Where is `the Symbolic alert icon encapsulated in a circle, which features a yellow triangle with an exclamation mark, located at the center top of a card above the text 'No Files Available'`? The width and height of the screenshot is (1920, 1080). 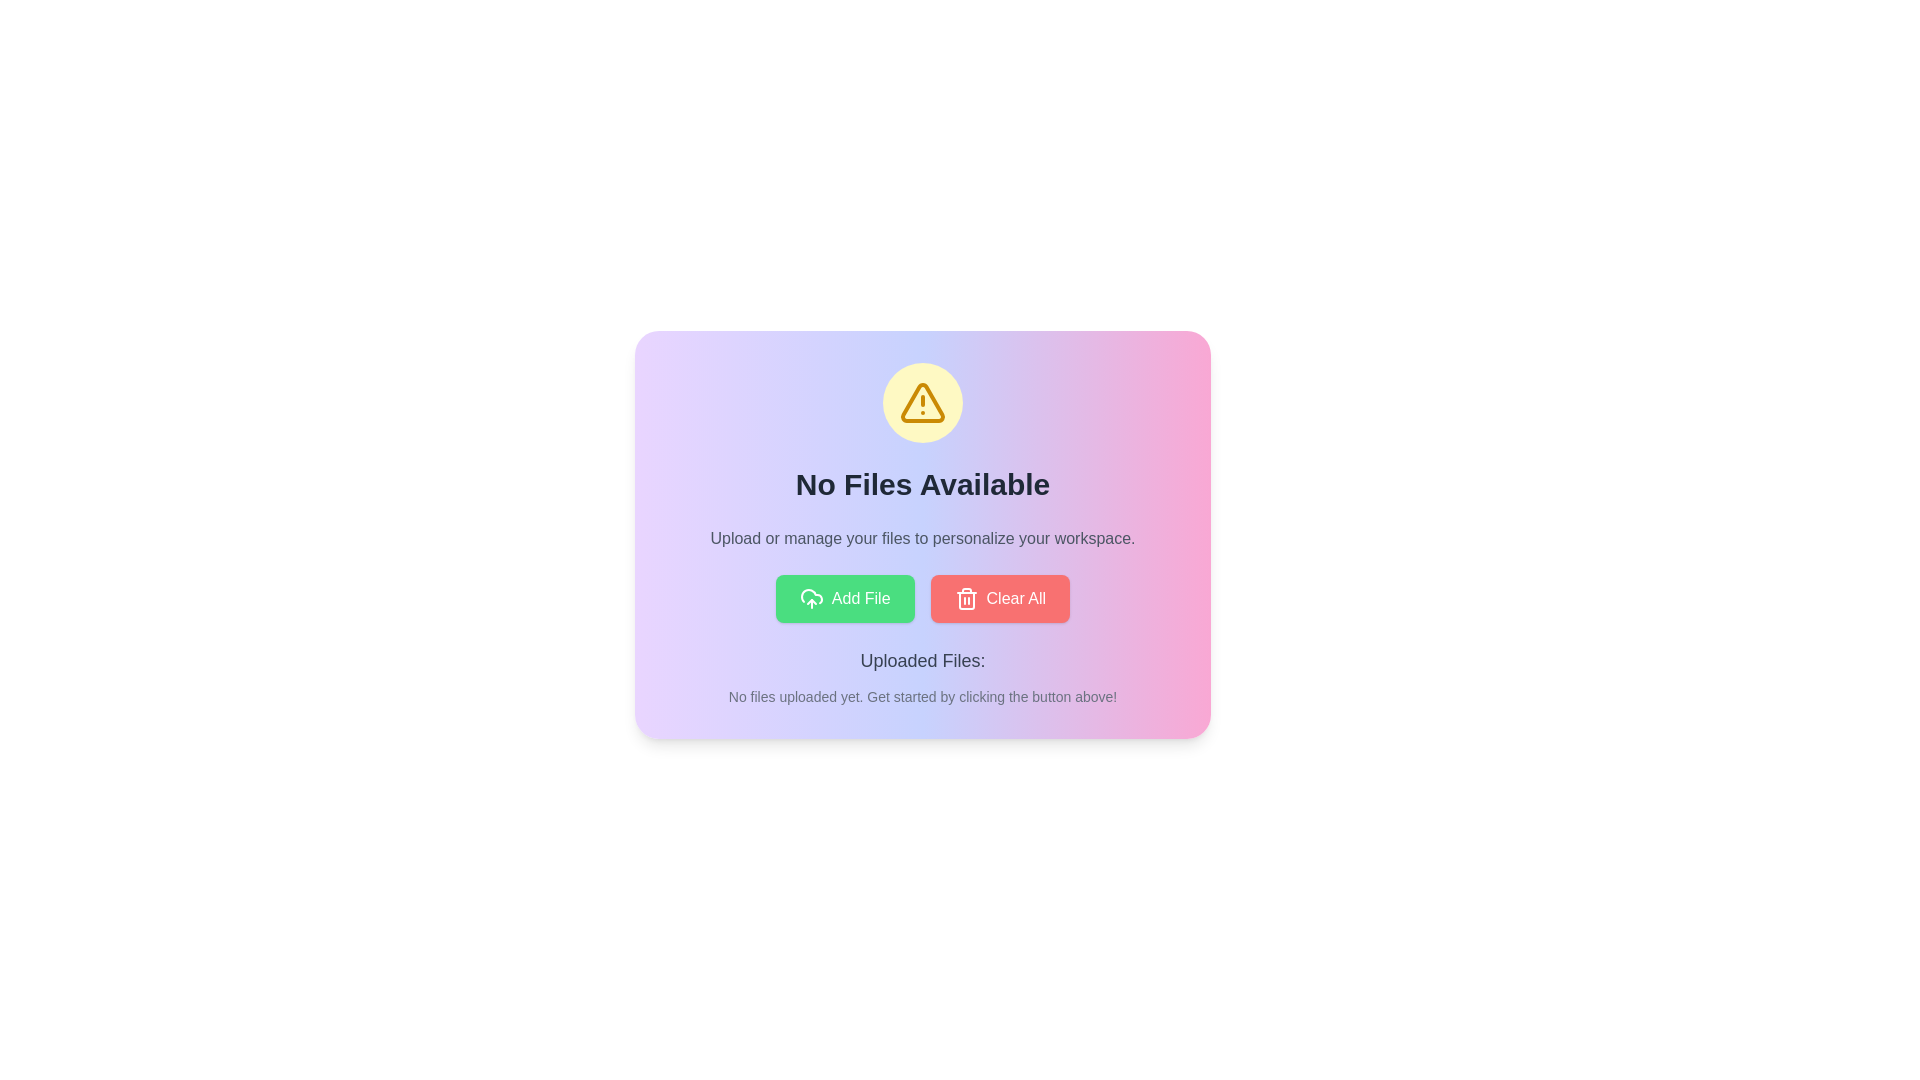
the Symbolic alert icon encapsulated in a circle, which features a yellow triangle with an exclamation mark, located at the center top of a card above the text 'No Files Available' is located at coordinates (921, 402).